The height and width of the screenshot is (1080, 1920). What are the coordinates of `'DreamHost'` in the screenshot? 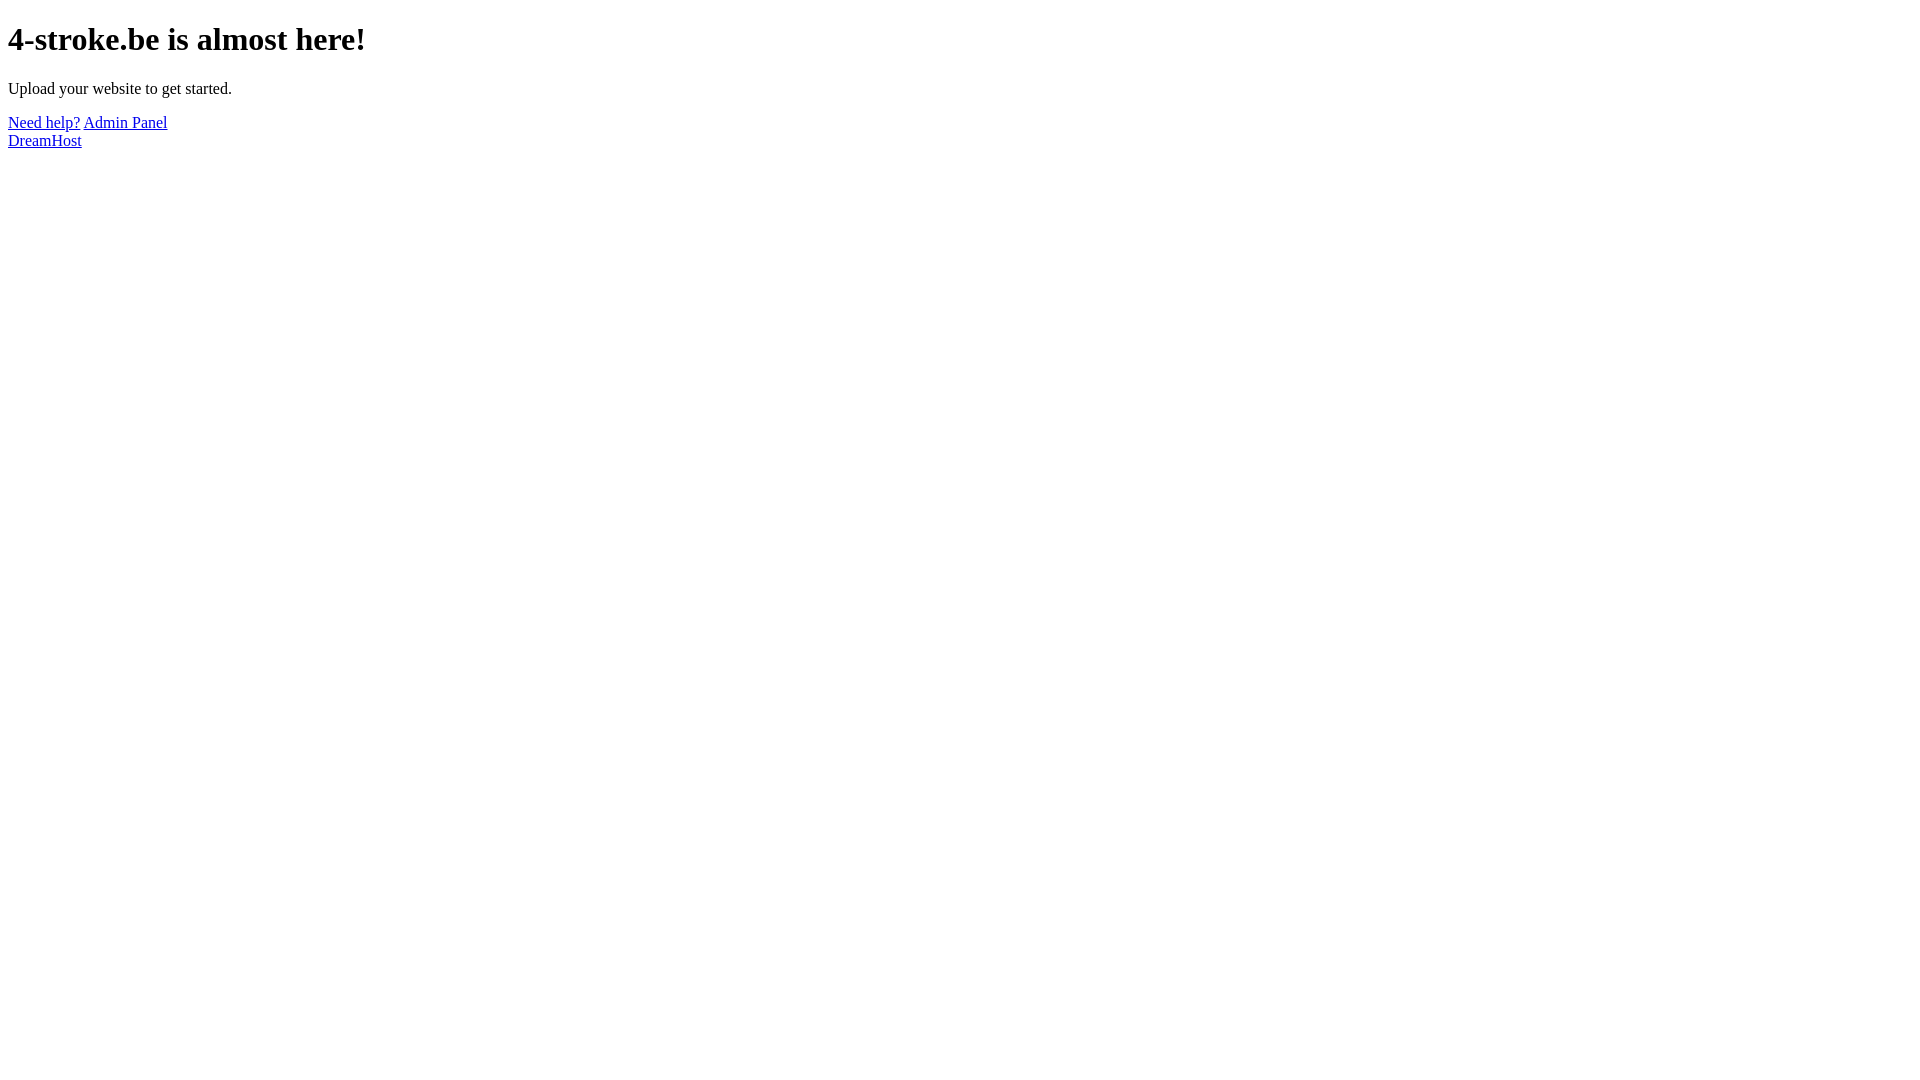 It's located at (8, 139).